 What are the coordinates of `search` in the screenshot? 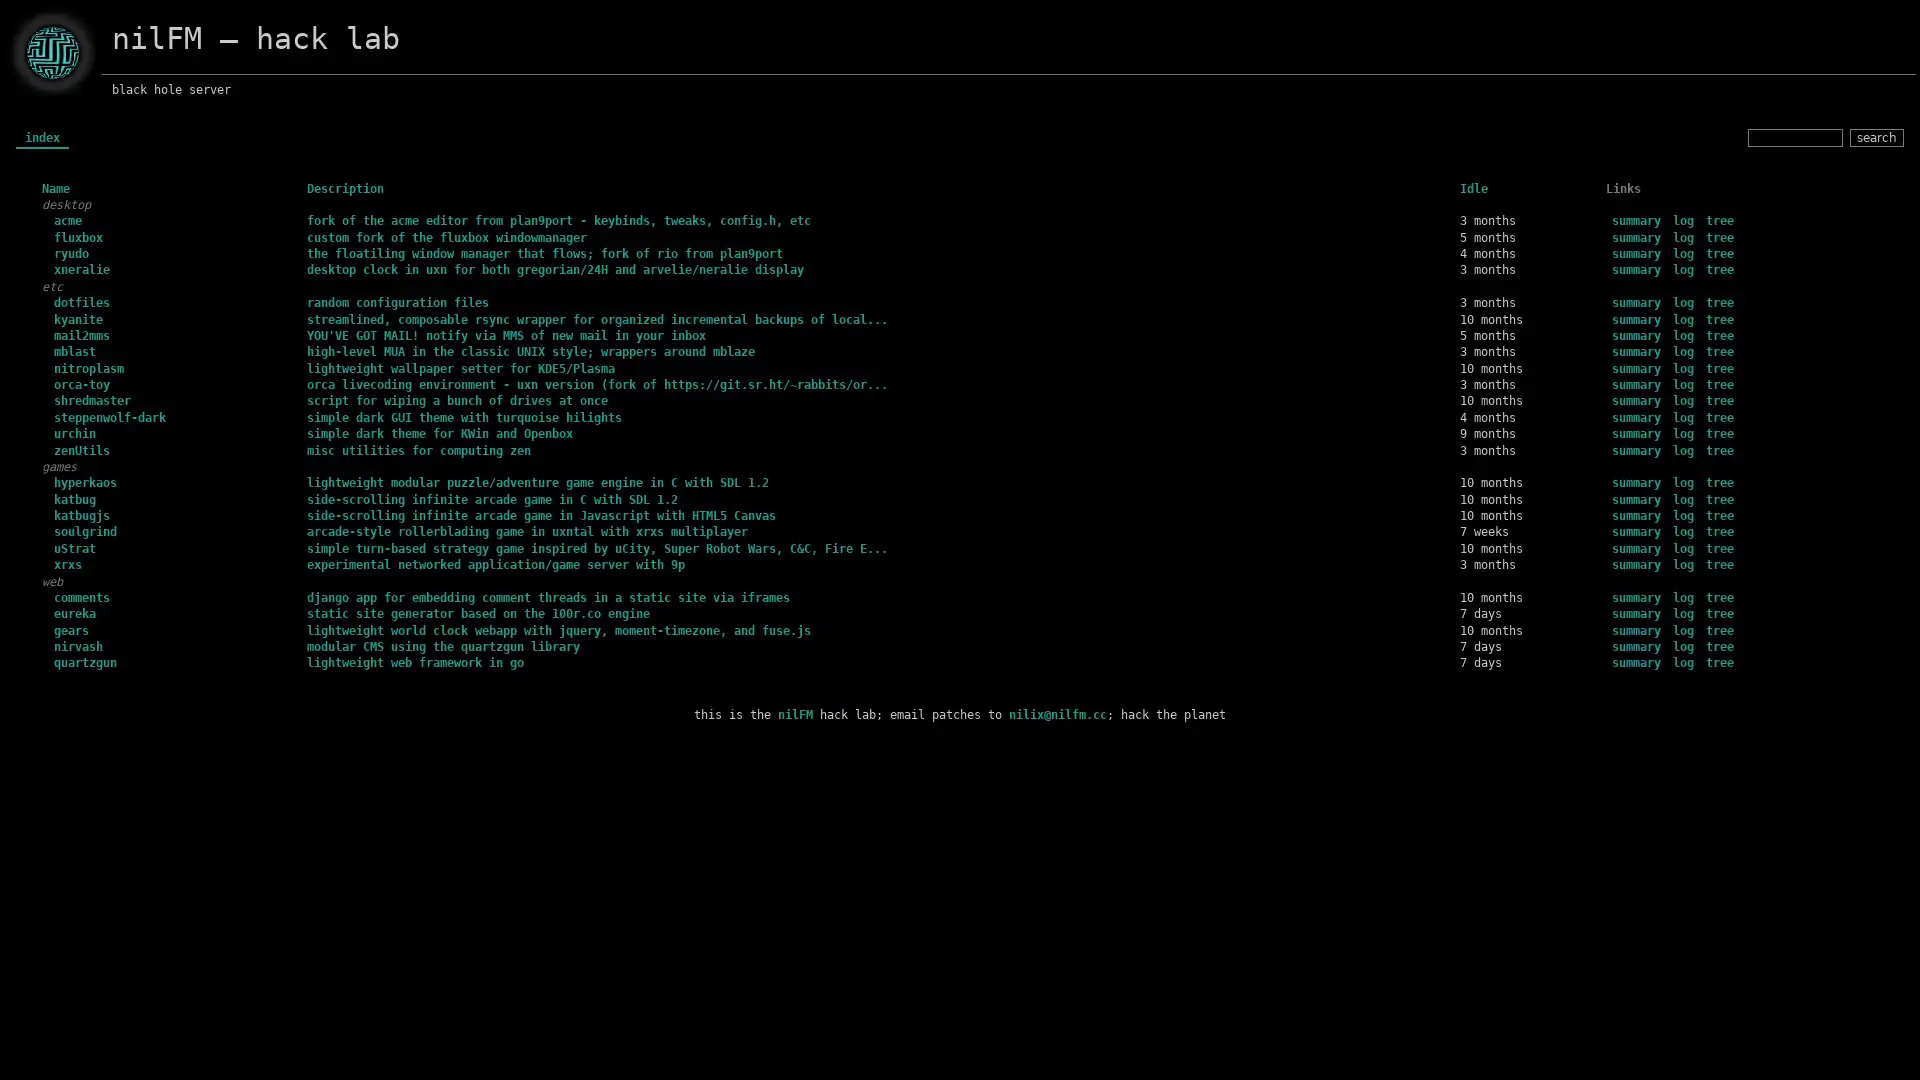 It's located at (1875, 137).